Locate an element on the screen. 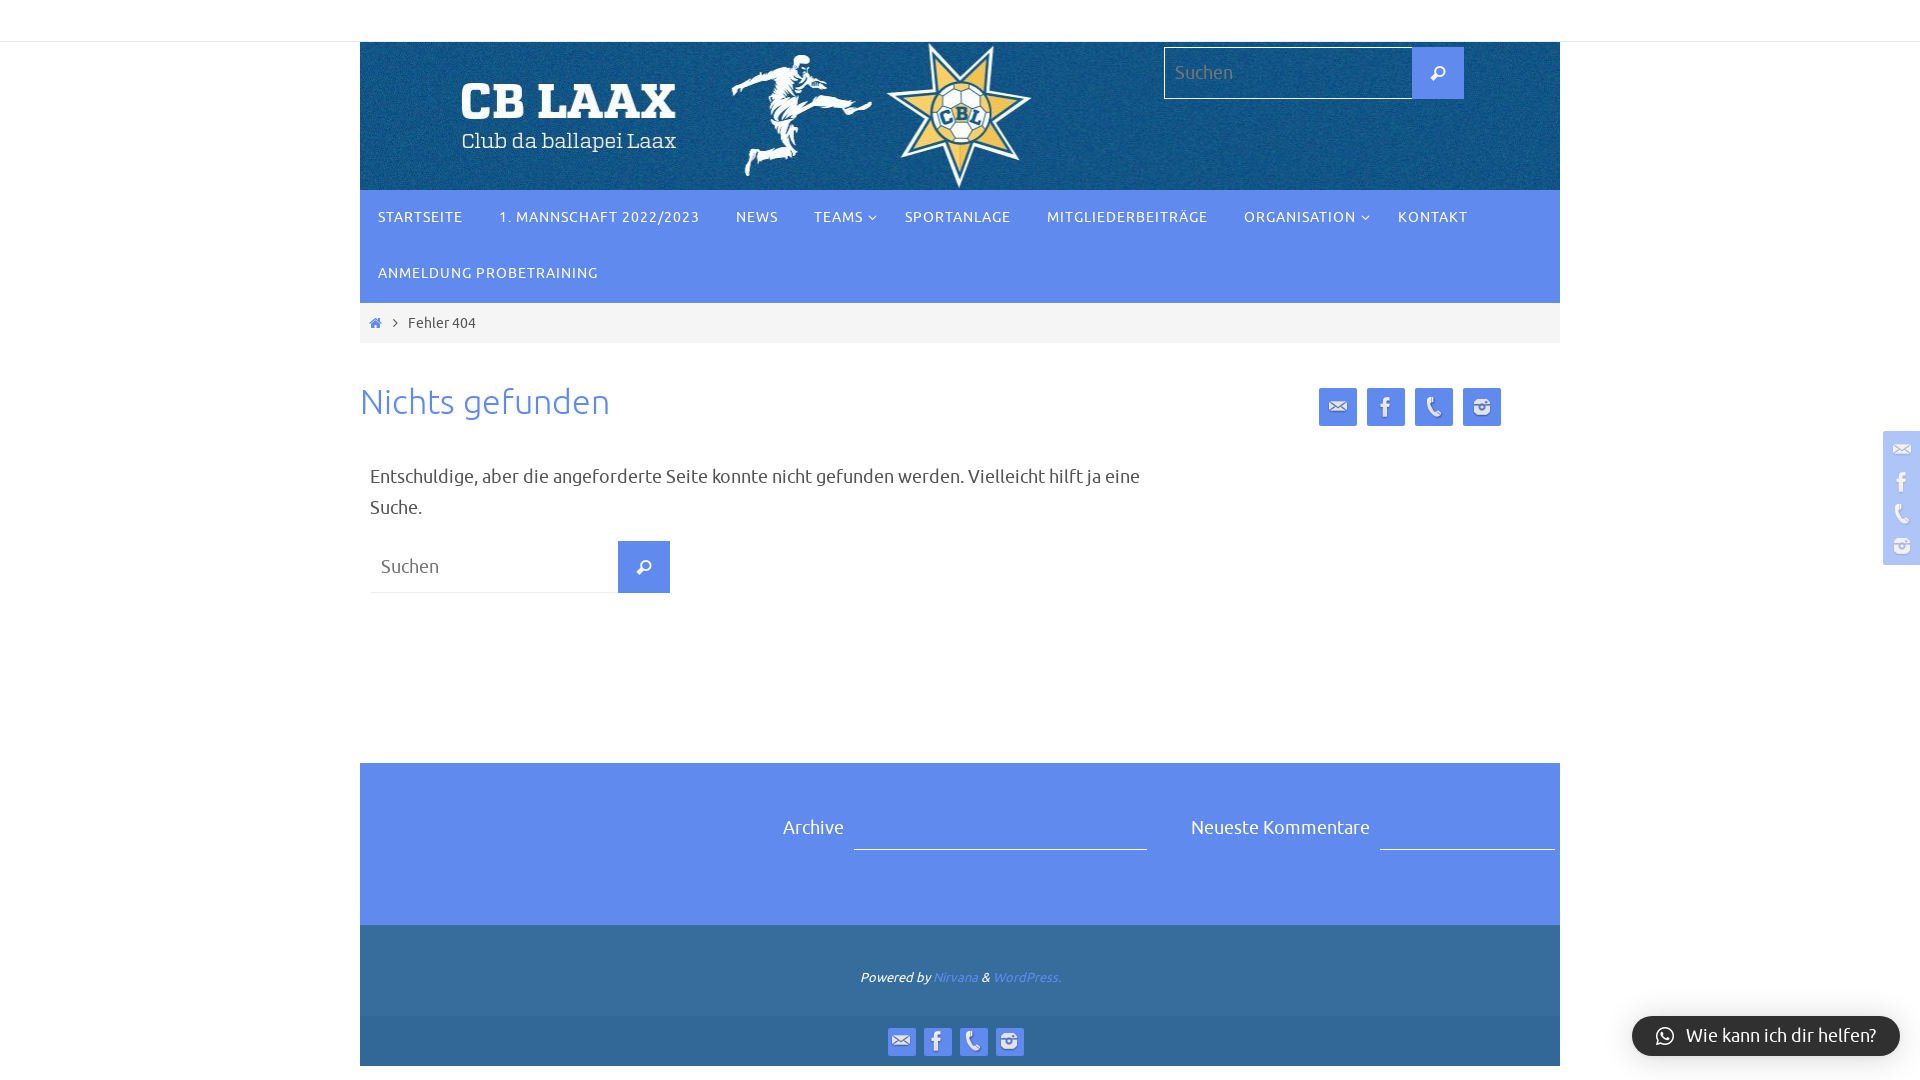 This screenshot has width=1920, height=1080. 'KONTAKT' is located at coordinates (1432, 218).